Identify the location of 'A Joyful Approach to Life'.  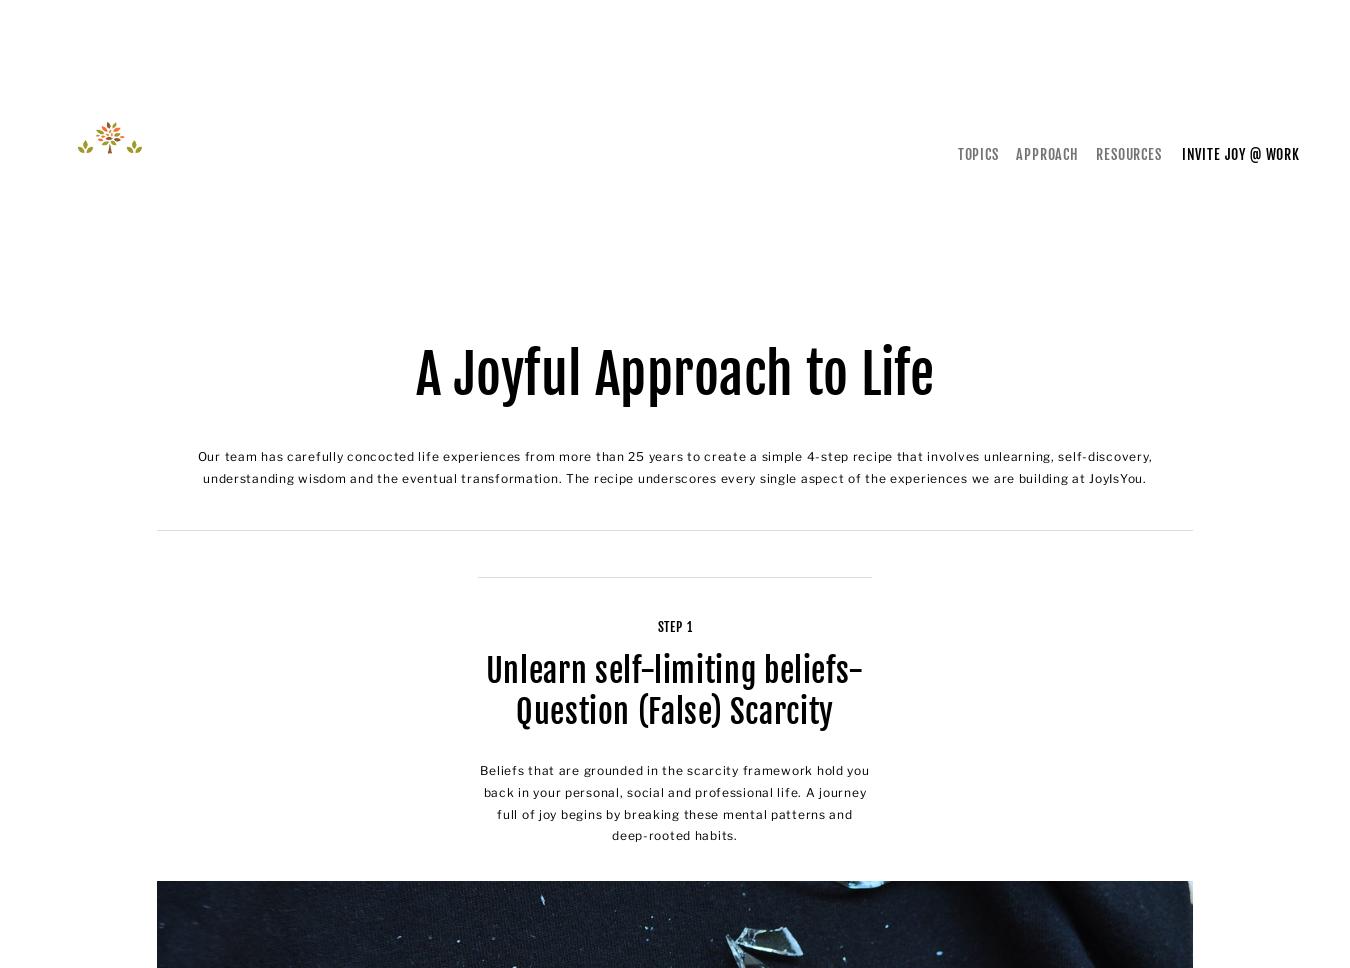
(674, 373).